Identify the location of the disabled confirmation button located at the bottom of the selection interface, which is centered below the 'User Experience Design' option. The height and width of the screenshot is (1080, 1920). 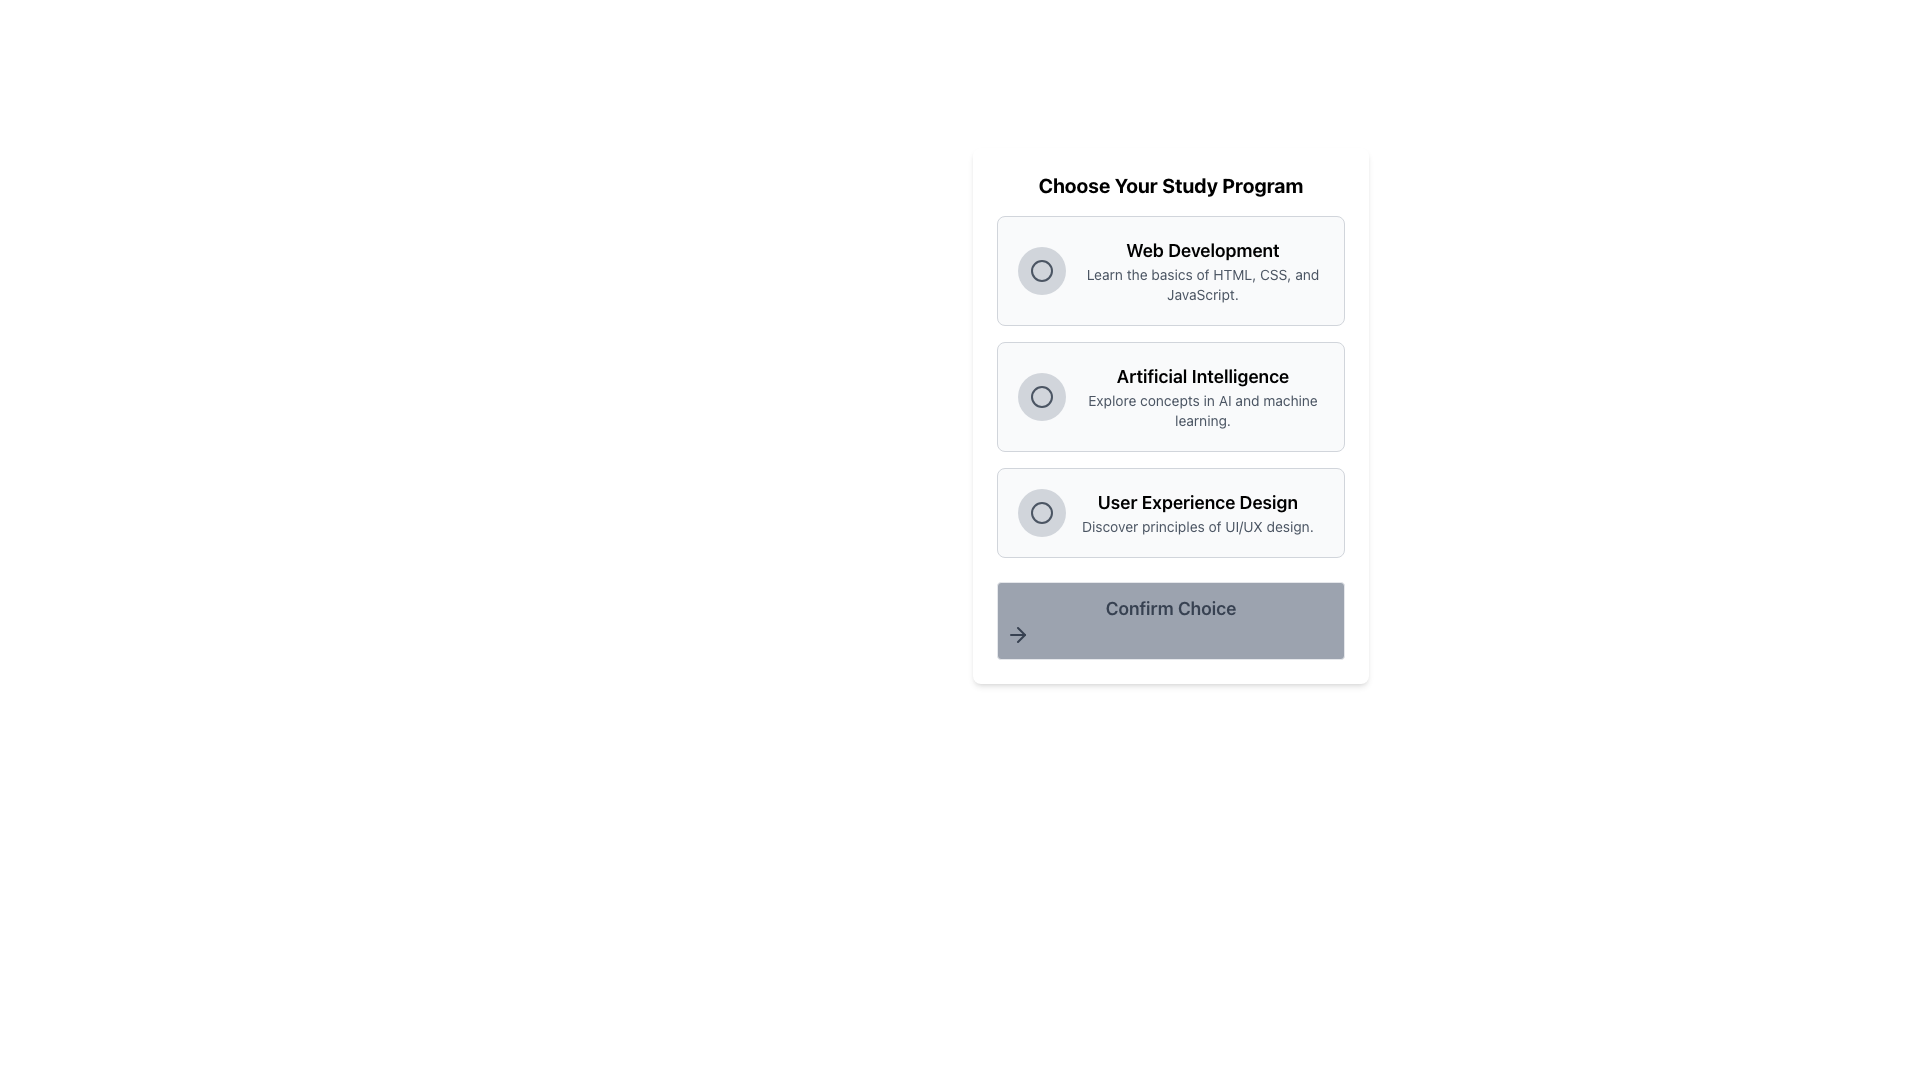
(1171, 620).